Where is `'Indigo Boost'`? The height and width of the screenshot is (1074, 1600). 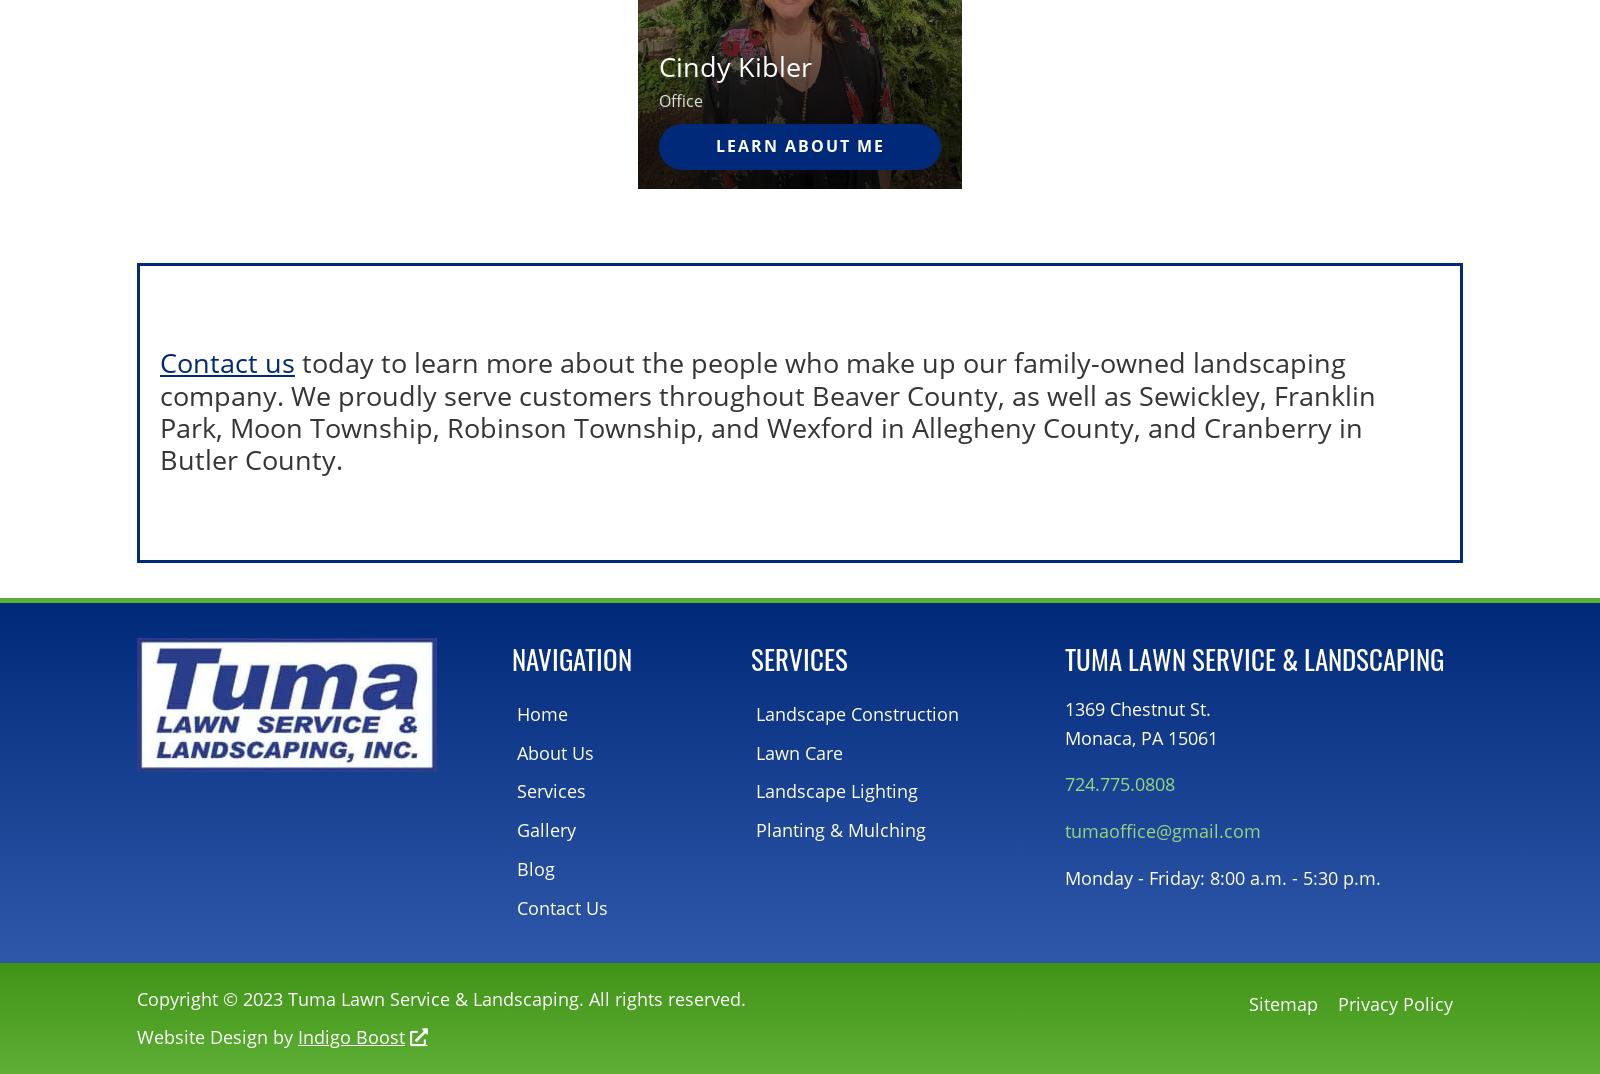
'Indigo Boost' is located at coordinates (351, 1036).